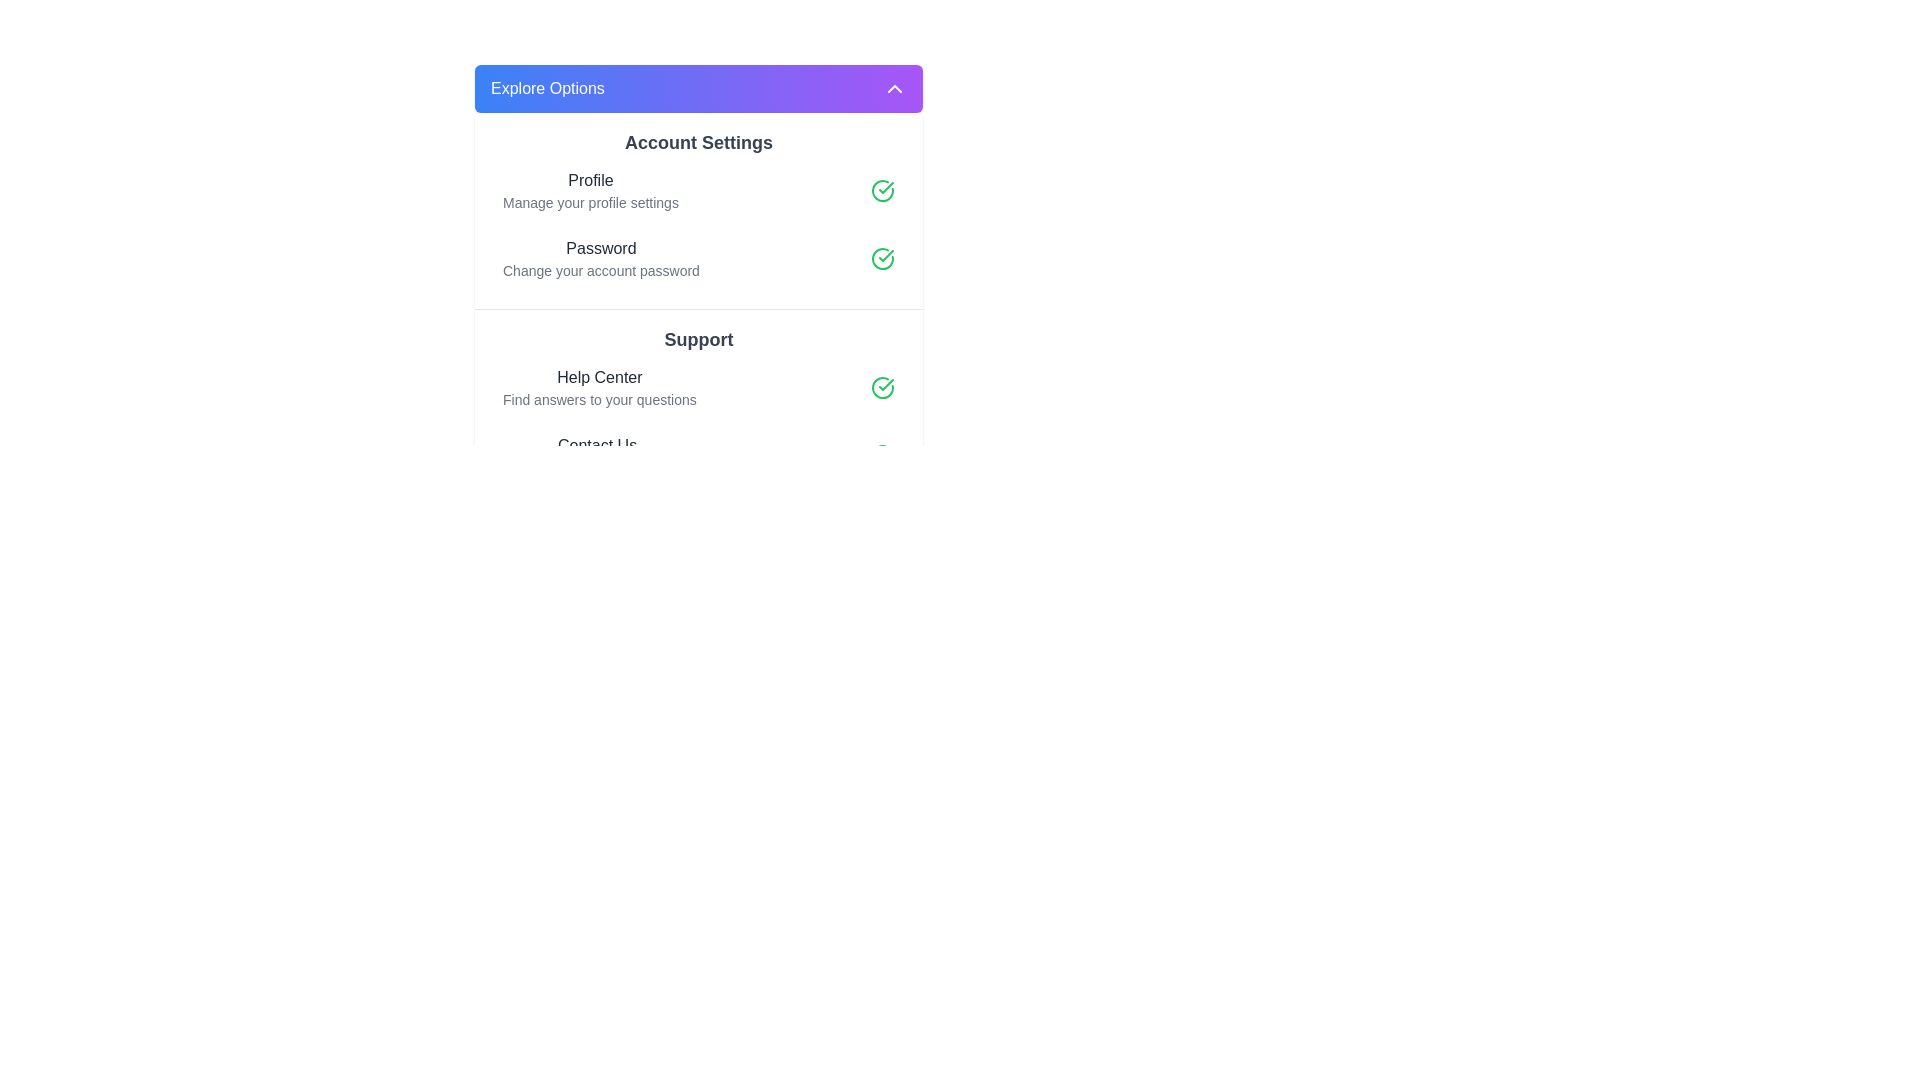 The height and width of the screenshot is (1080, 1920). Describe the element at coordinates (596, 455) in the screenshot. I see `the informational text block under the 'Support' section` at that location.